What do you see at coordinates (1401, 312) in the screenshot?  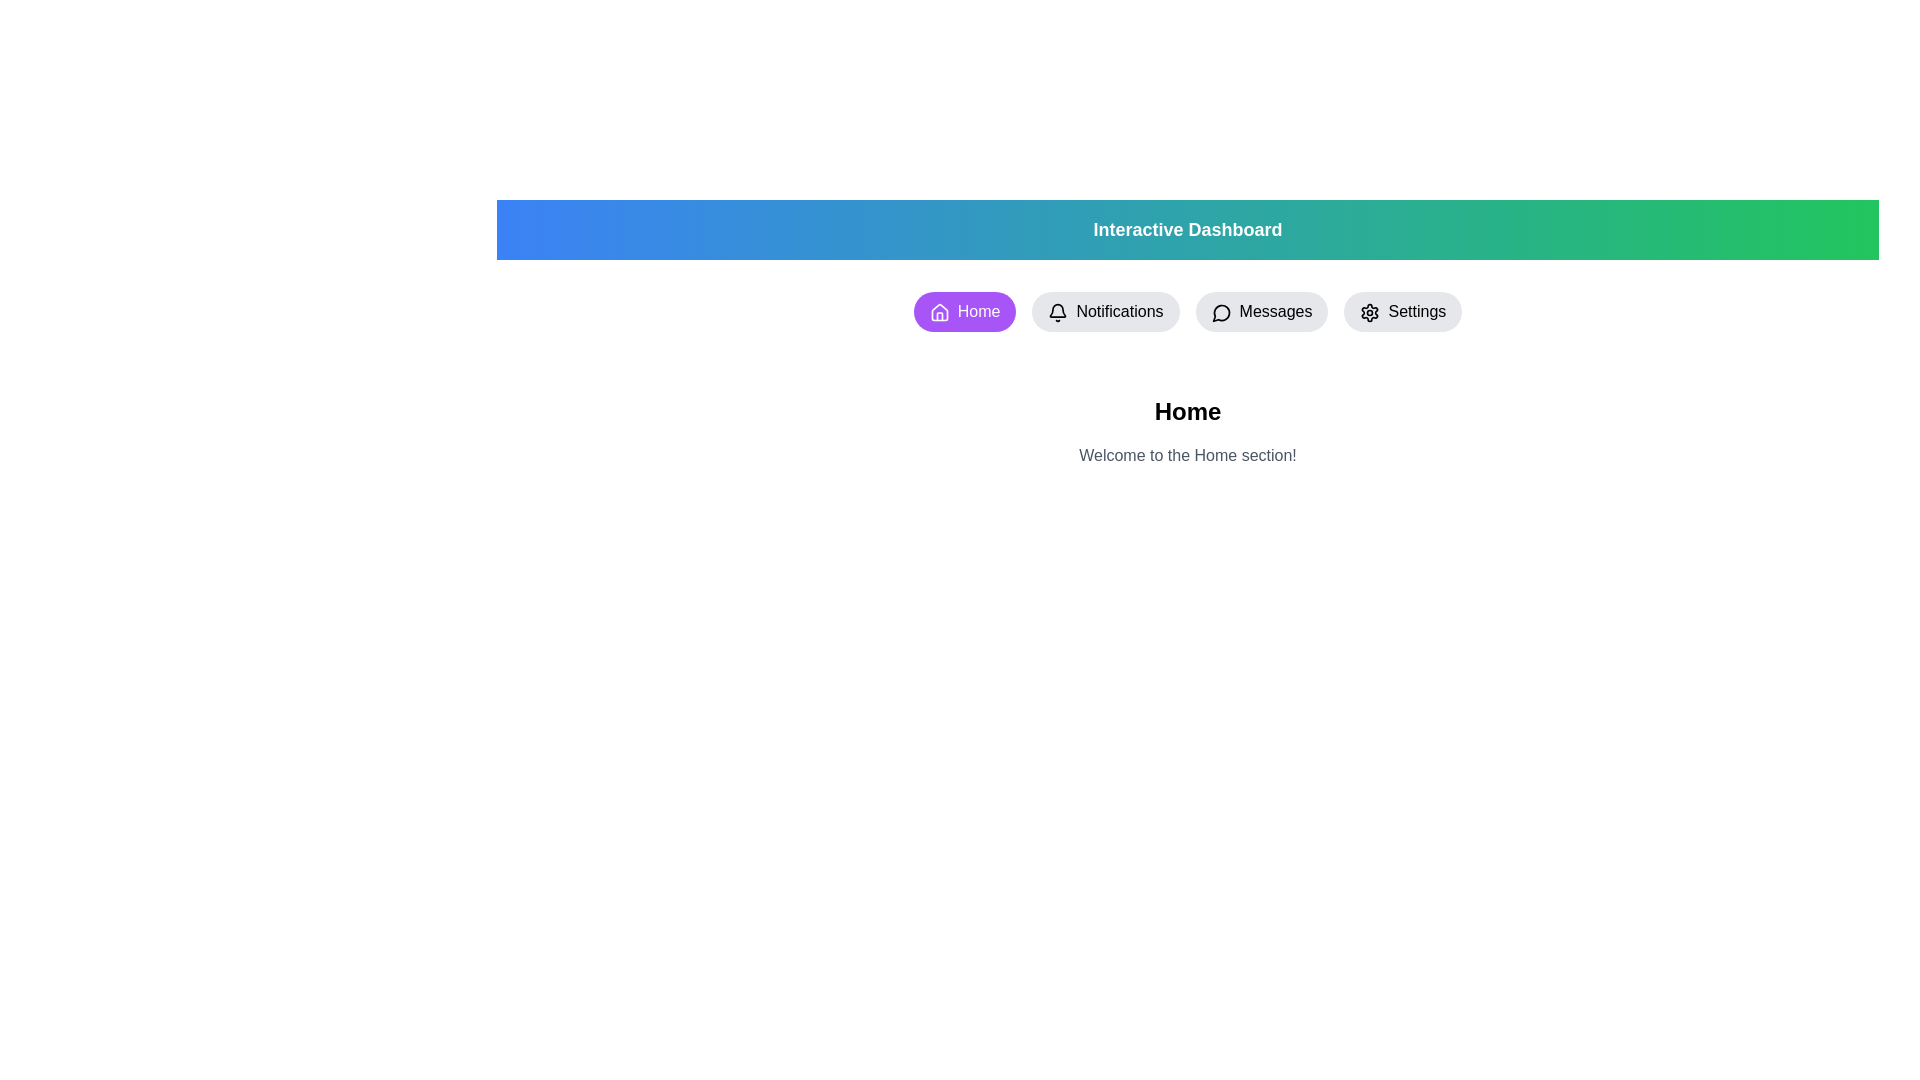 I see `the tab labeled Settings to view its content` at bounding box center [1401, 312].